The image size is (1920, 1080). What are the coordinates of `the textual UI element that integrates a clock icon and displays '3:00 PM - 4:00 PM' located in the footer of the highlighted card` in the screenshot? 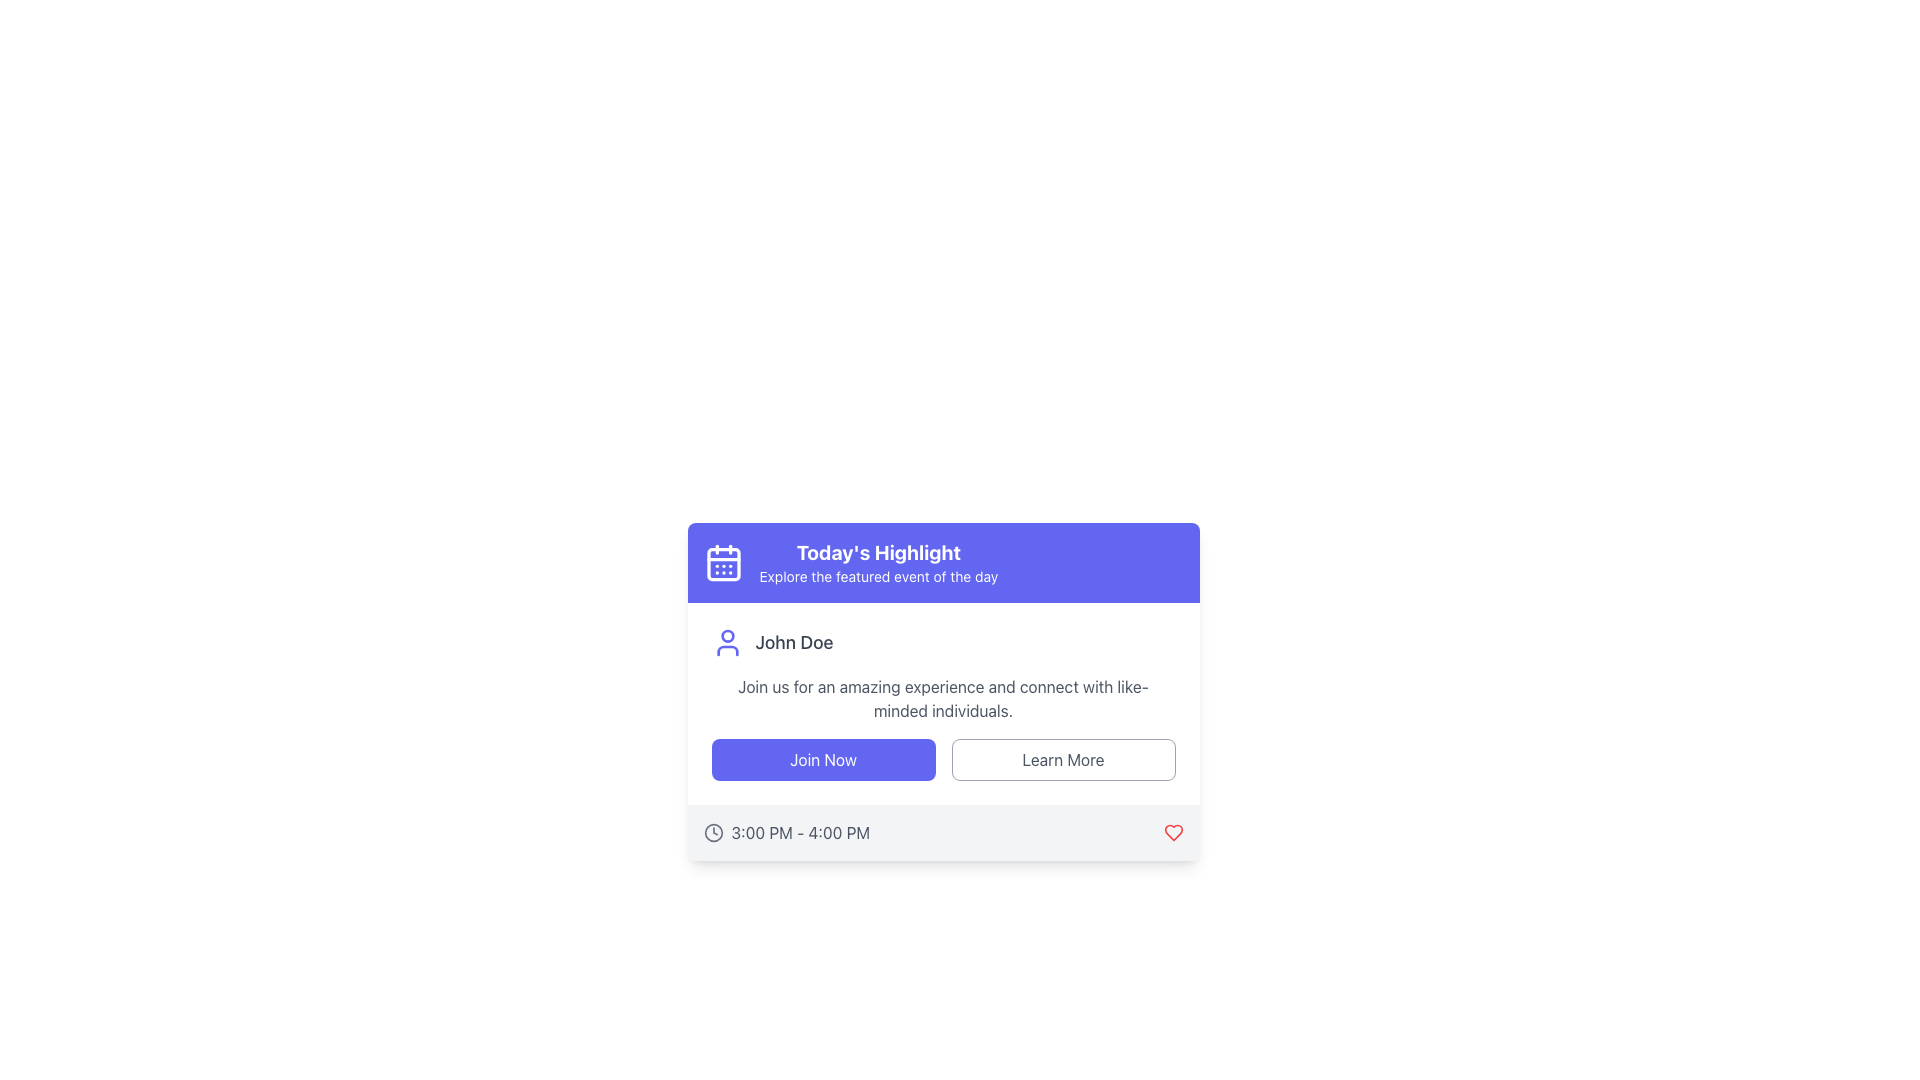 It's located at (785, 833).